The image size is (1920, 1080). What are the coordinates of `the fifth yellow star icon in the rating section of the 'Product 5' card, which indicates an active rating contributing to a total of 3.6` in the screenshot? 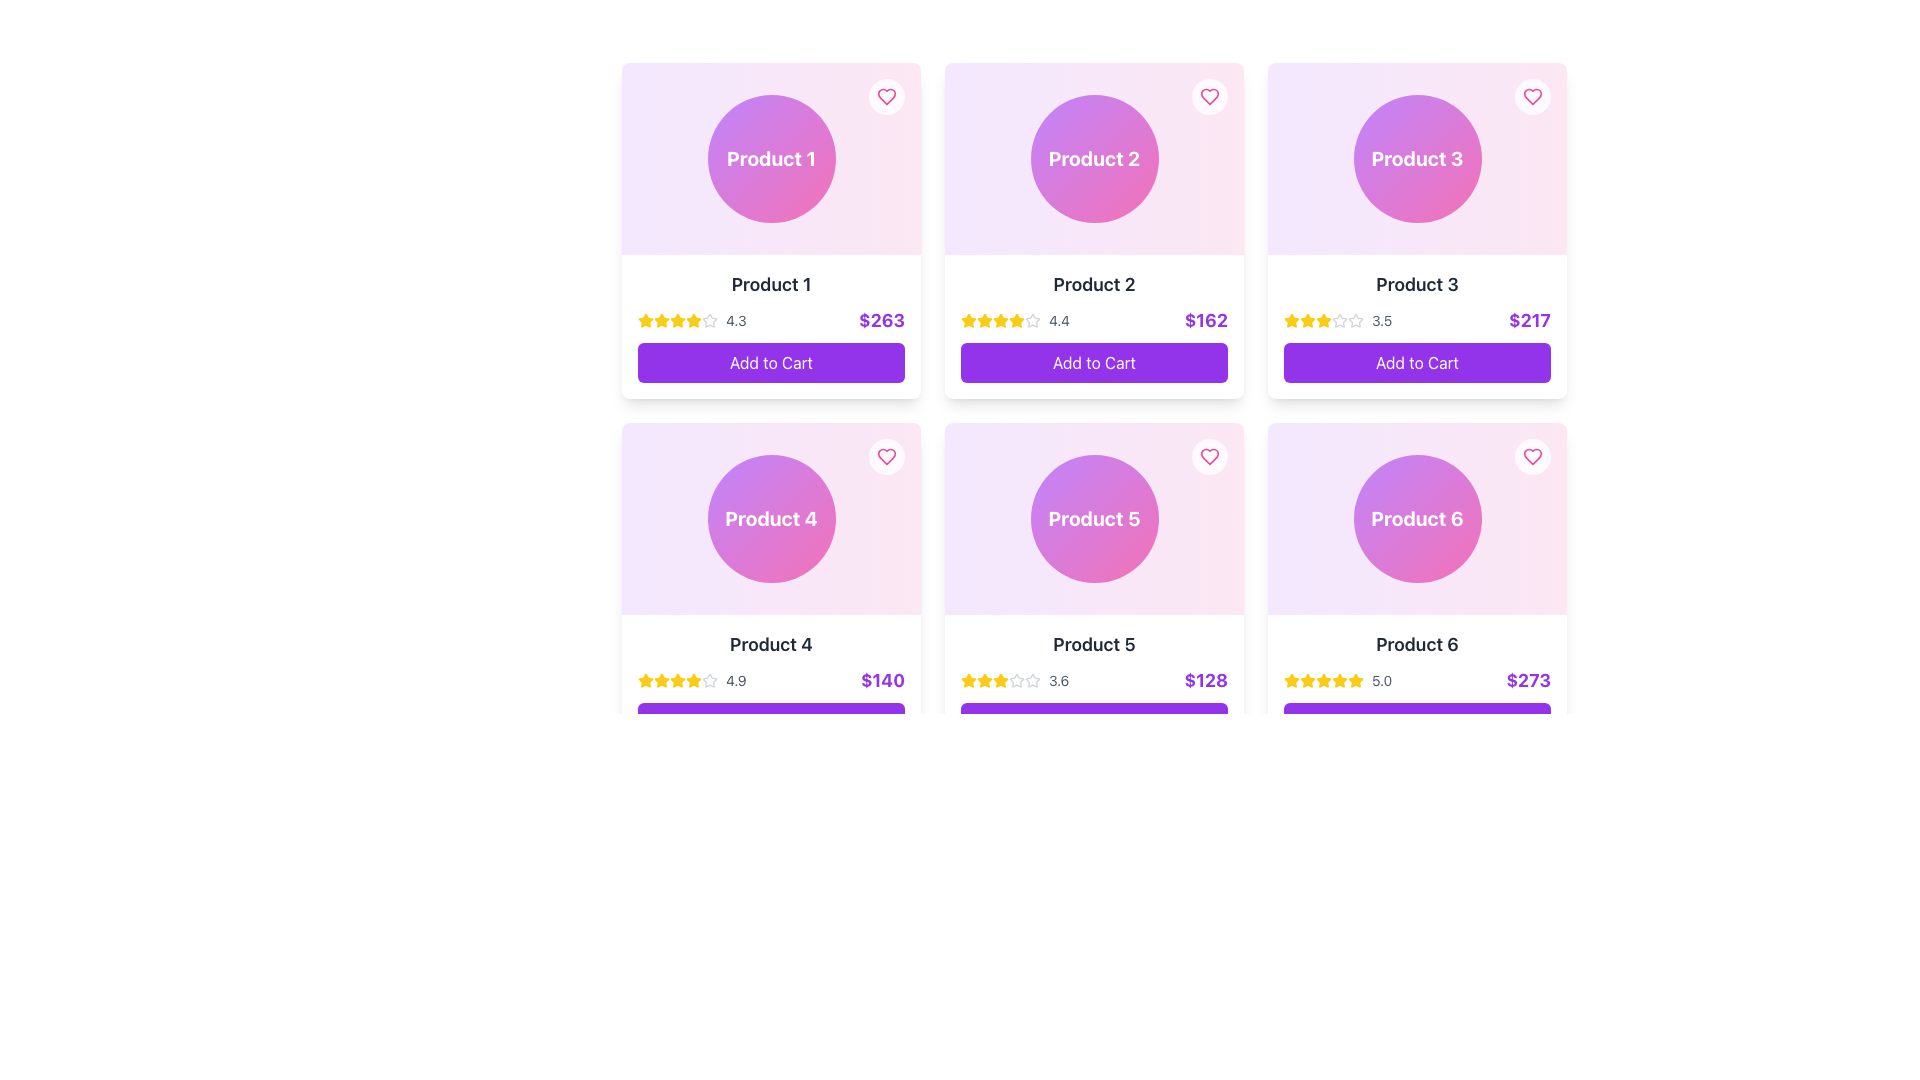 It's located at (1001, 680).